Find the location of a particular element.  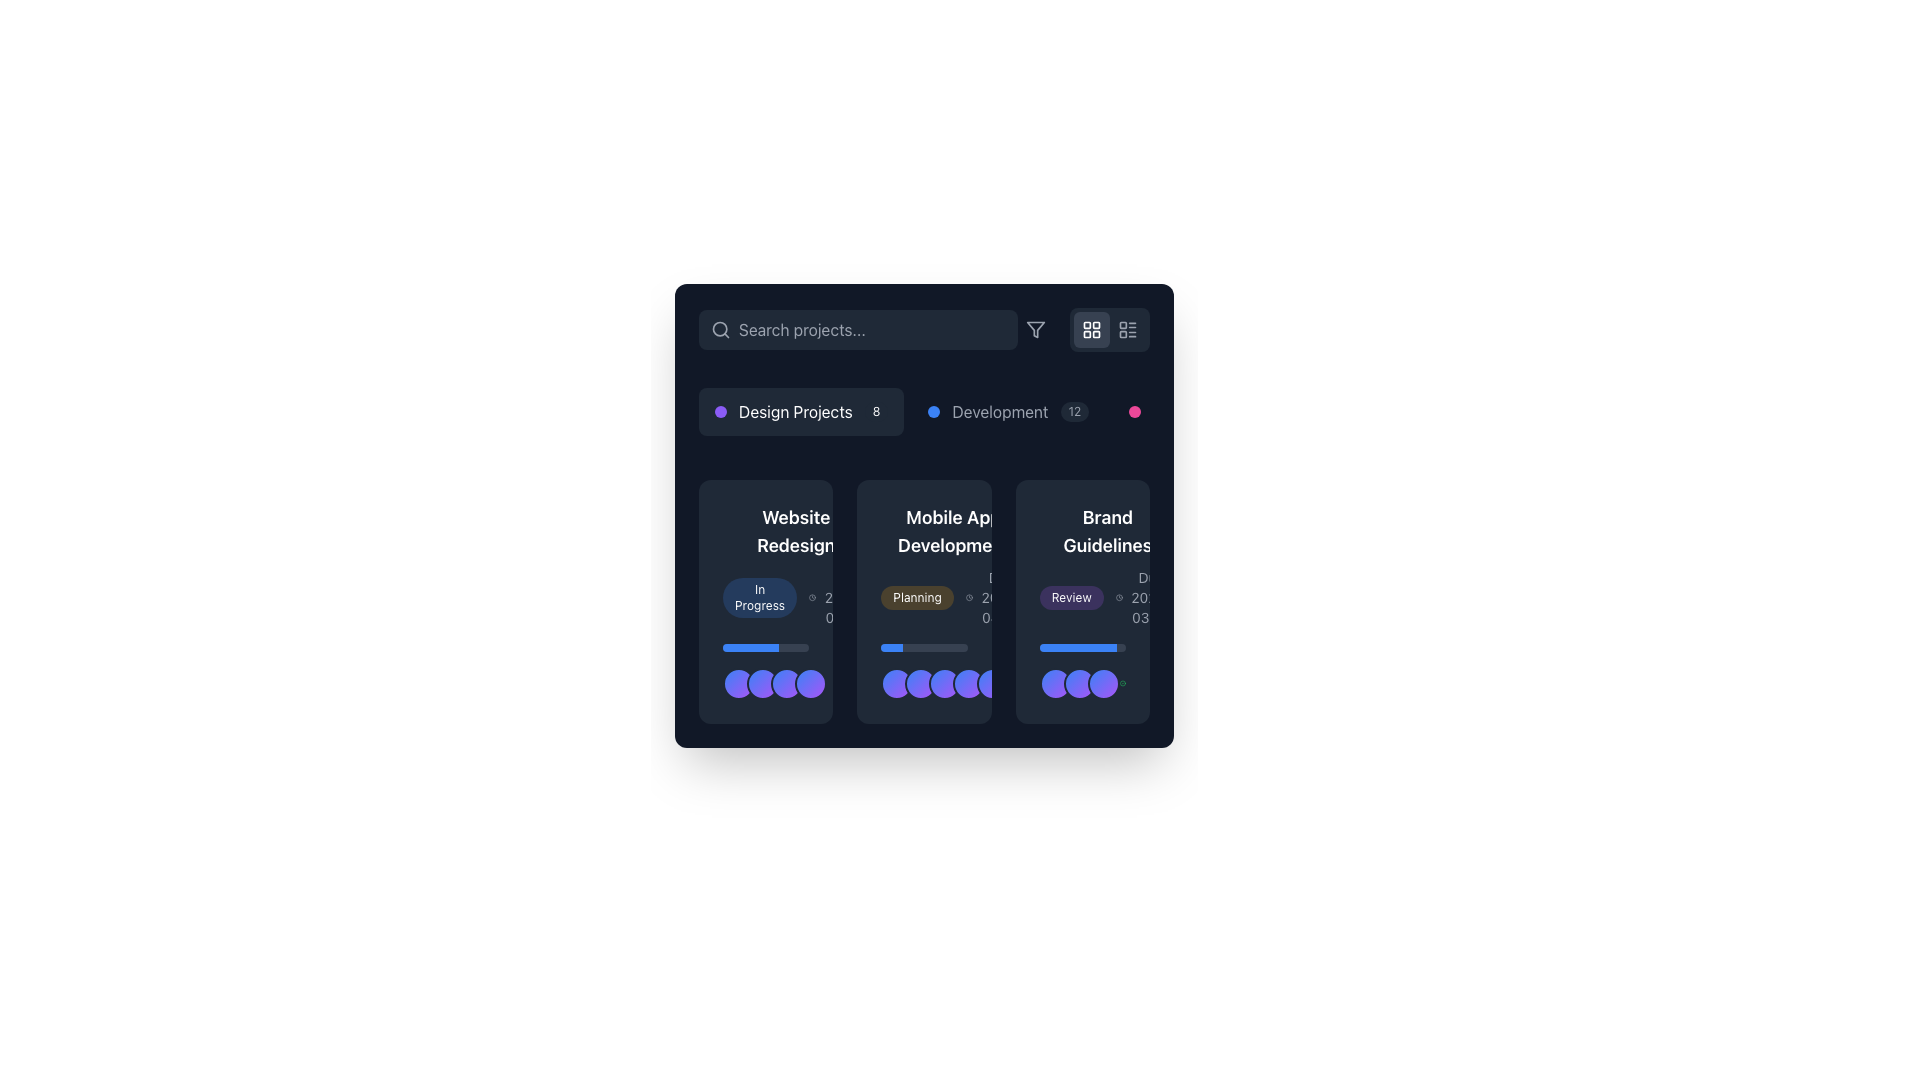

one of the circular avatars in the Grouped Avatar Icons is located at coordinates (773, 682).